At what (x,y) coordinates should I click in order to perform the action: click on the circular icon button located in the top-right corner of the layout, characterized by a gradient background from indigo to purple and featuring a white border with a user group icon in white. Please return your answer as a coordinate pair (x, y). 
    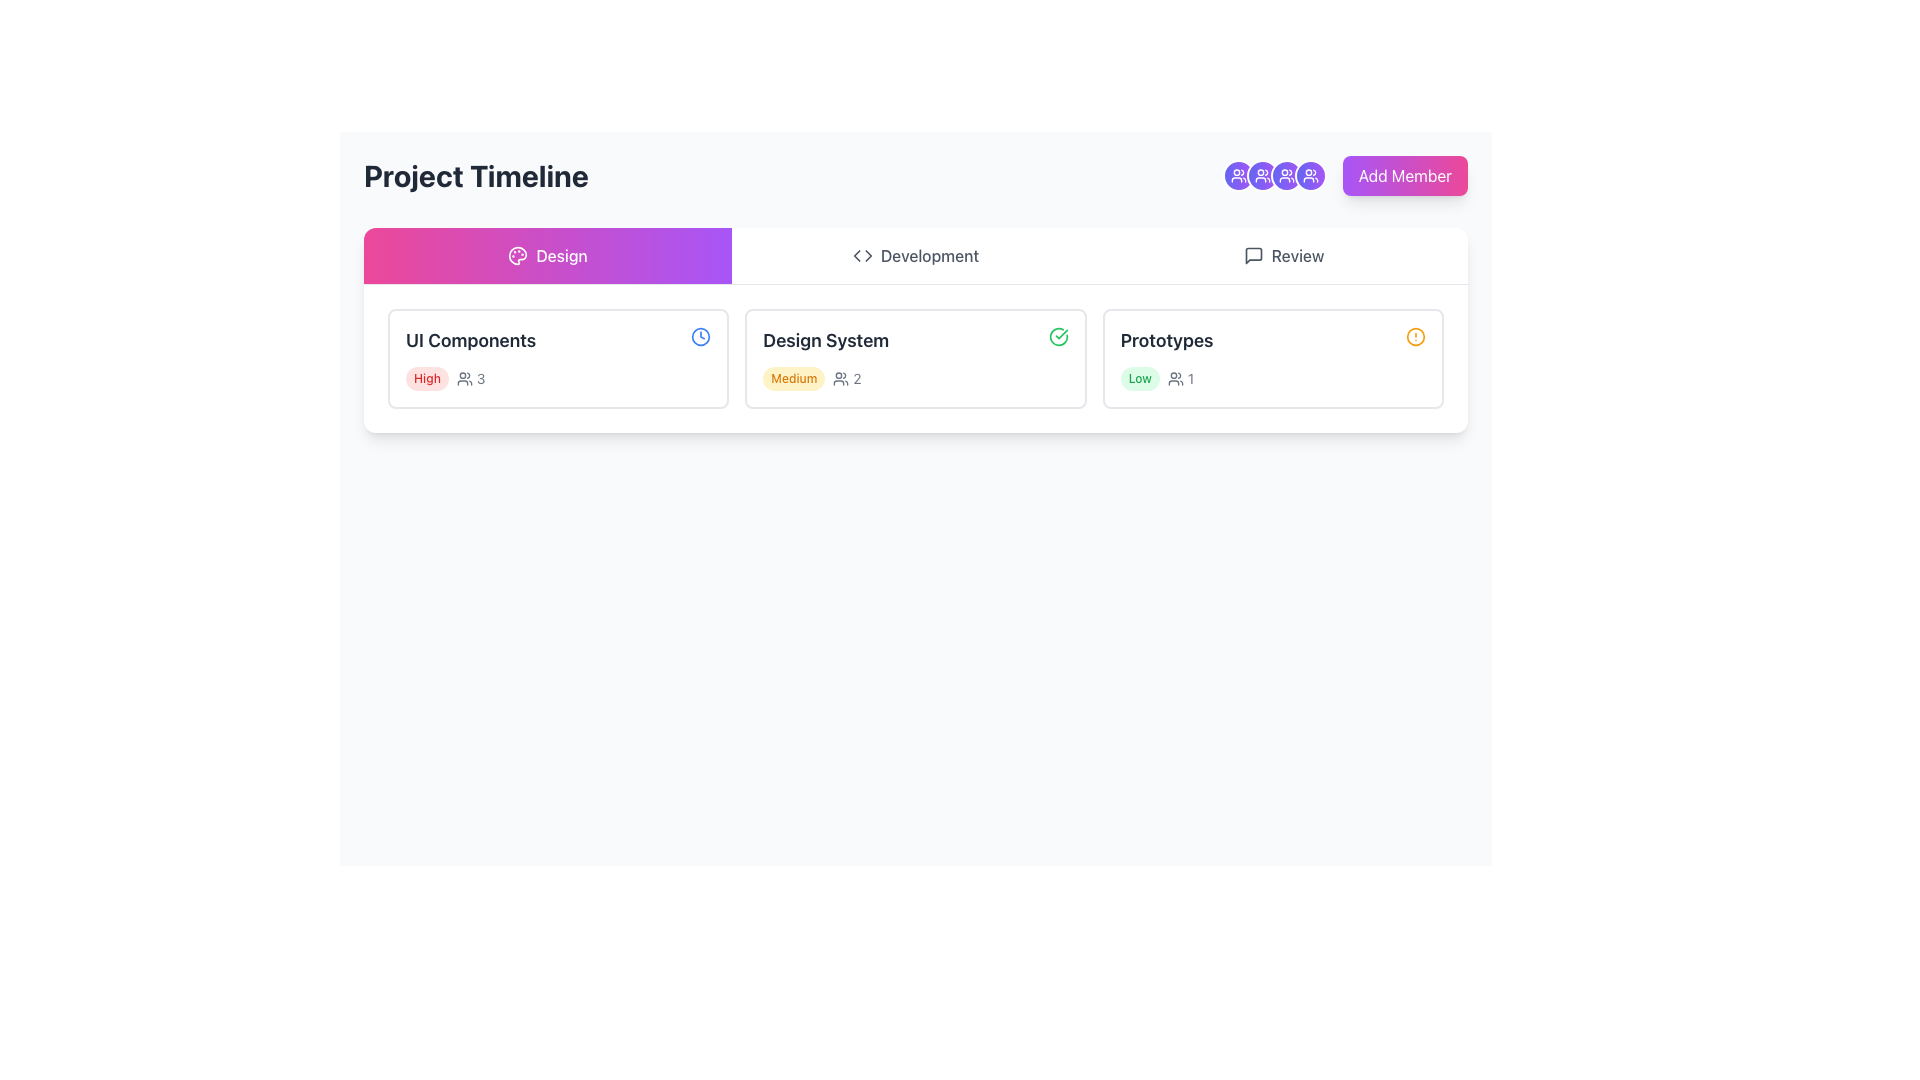
    Looking at the image, I should click on (1237, 175).